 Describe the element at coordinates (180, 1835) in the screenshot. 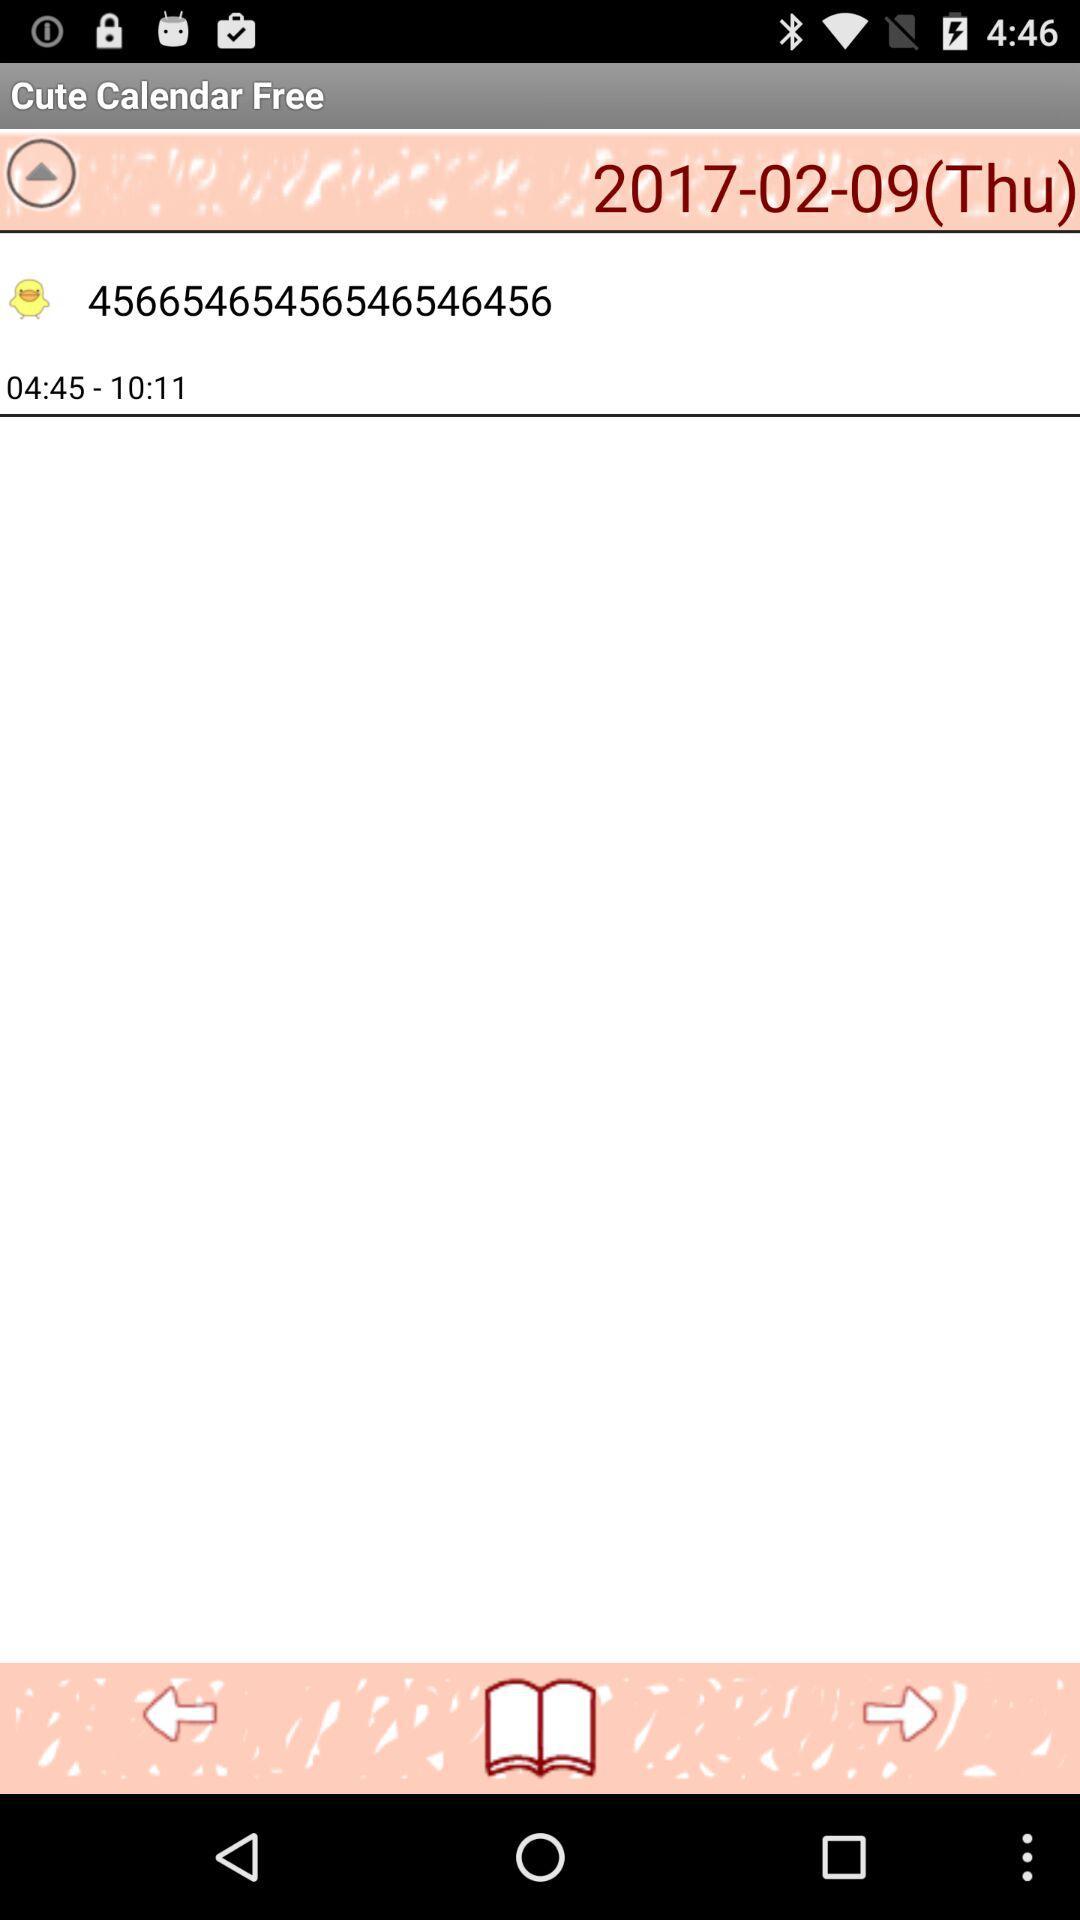

I see `the more icon` at that location.